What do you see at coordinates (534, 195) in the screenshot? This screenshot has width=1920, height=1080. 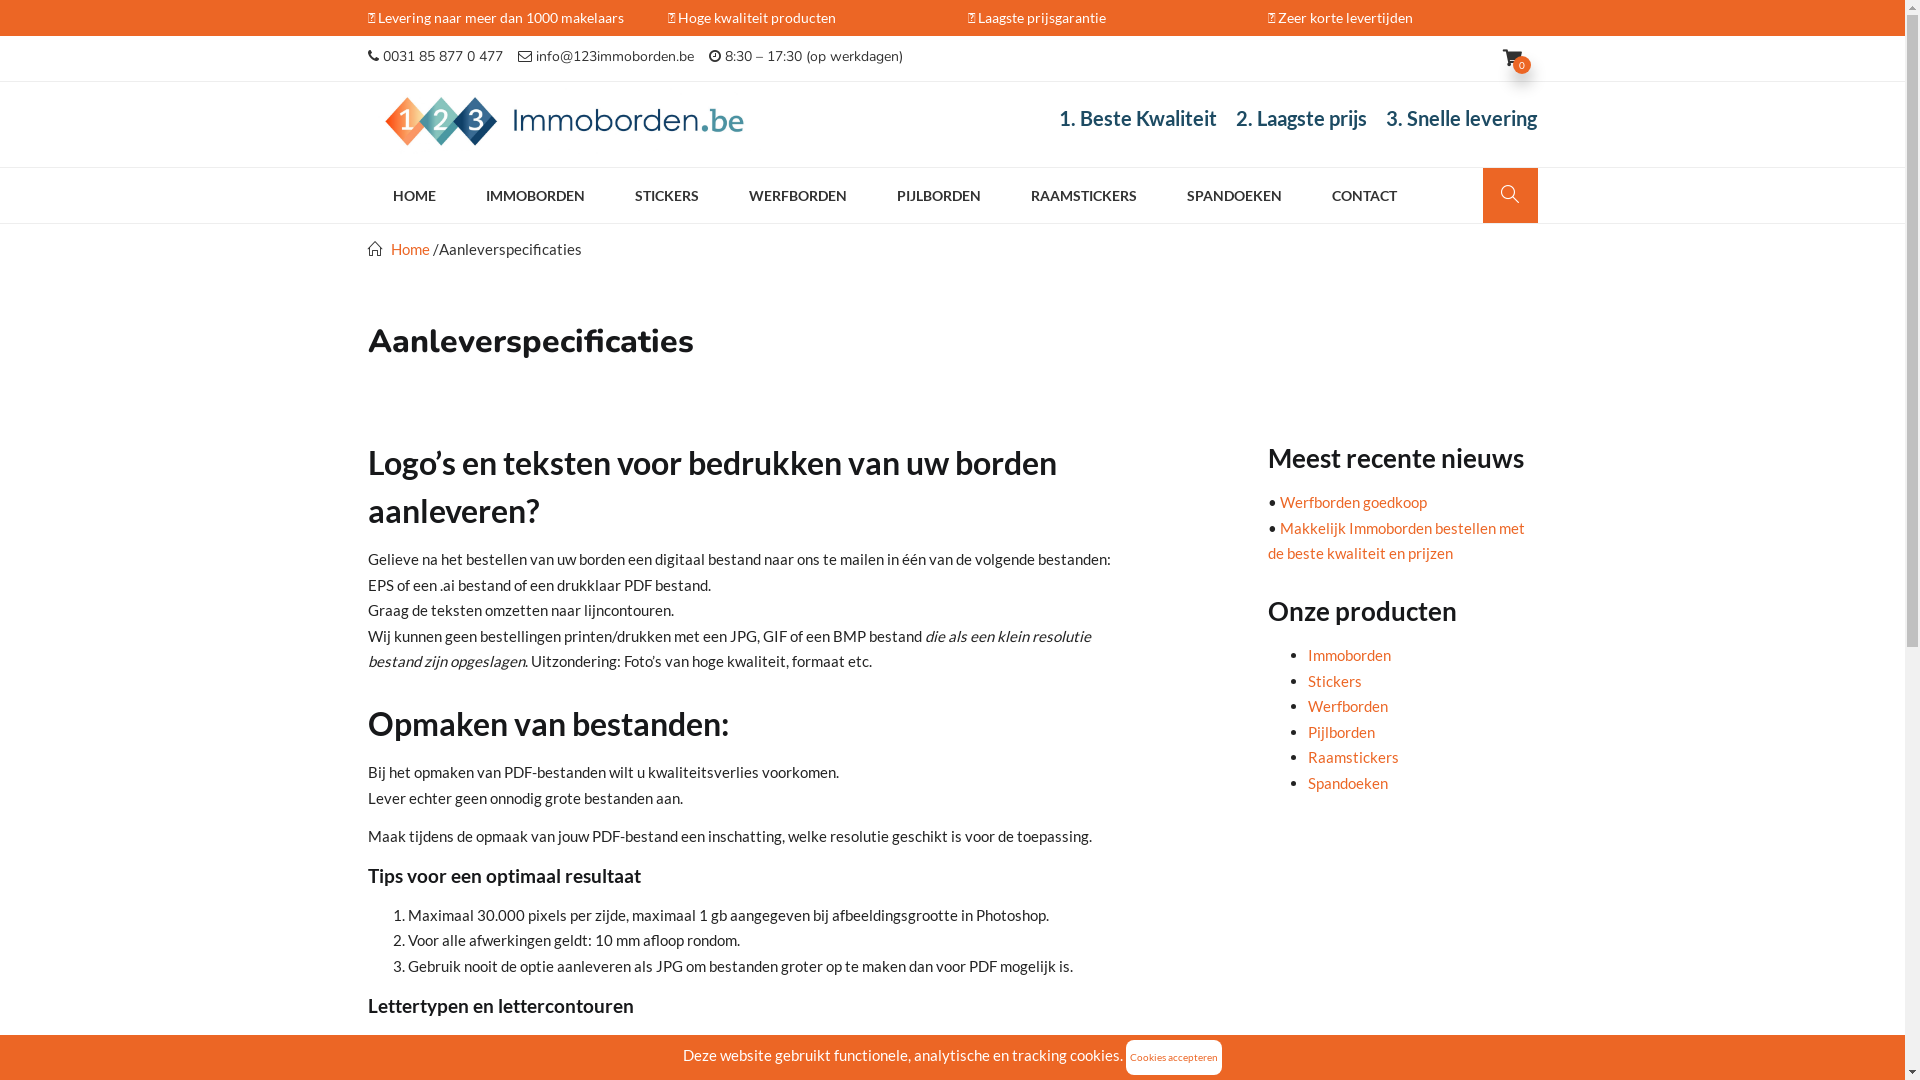 I see `'IMMOBORDEN'` at bounding box center [534, 195].